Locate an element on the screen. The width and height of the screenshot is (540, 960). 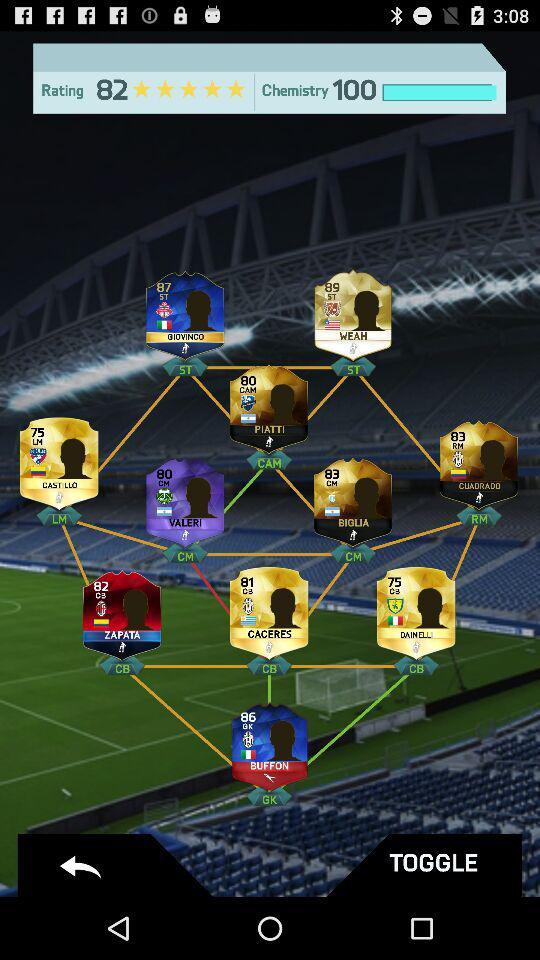
valeri is located at coordinates (185, 496).